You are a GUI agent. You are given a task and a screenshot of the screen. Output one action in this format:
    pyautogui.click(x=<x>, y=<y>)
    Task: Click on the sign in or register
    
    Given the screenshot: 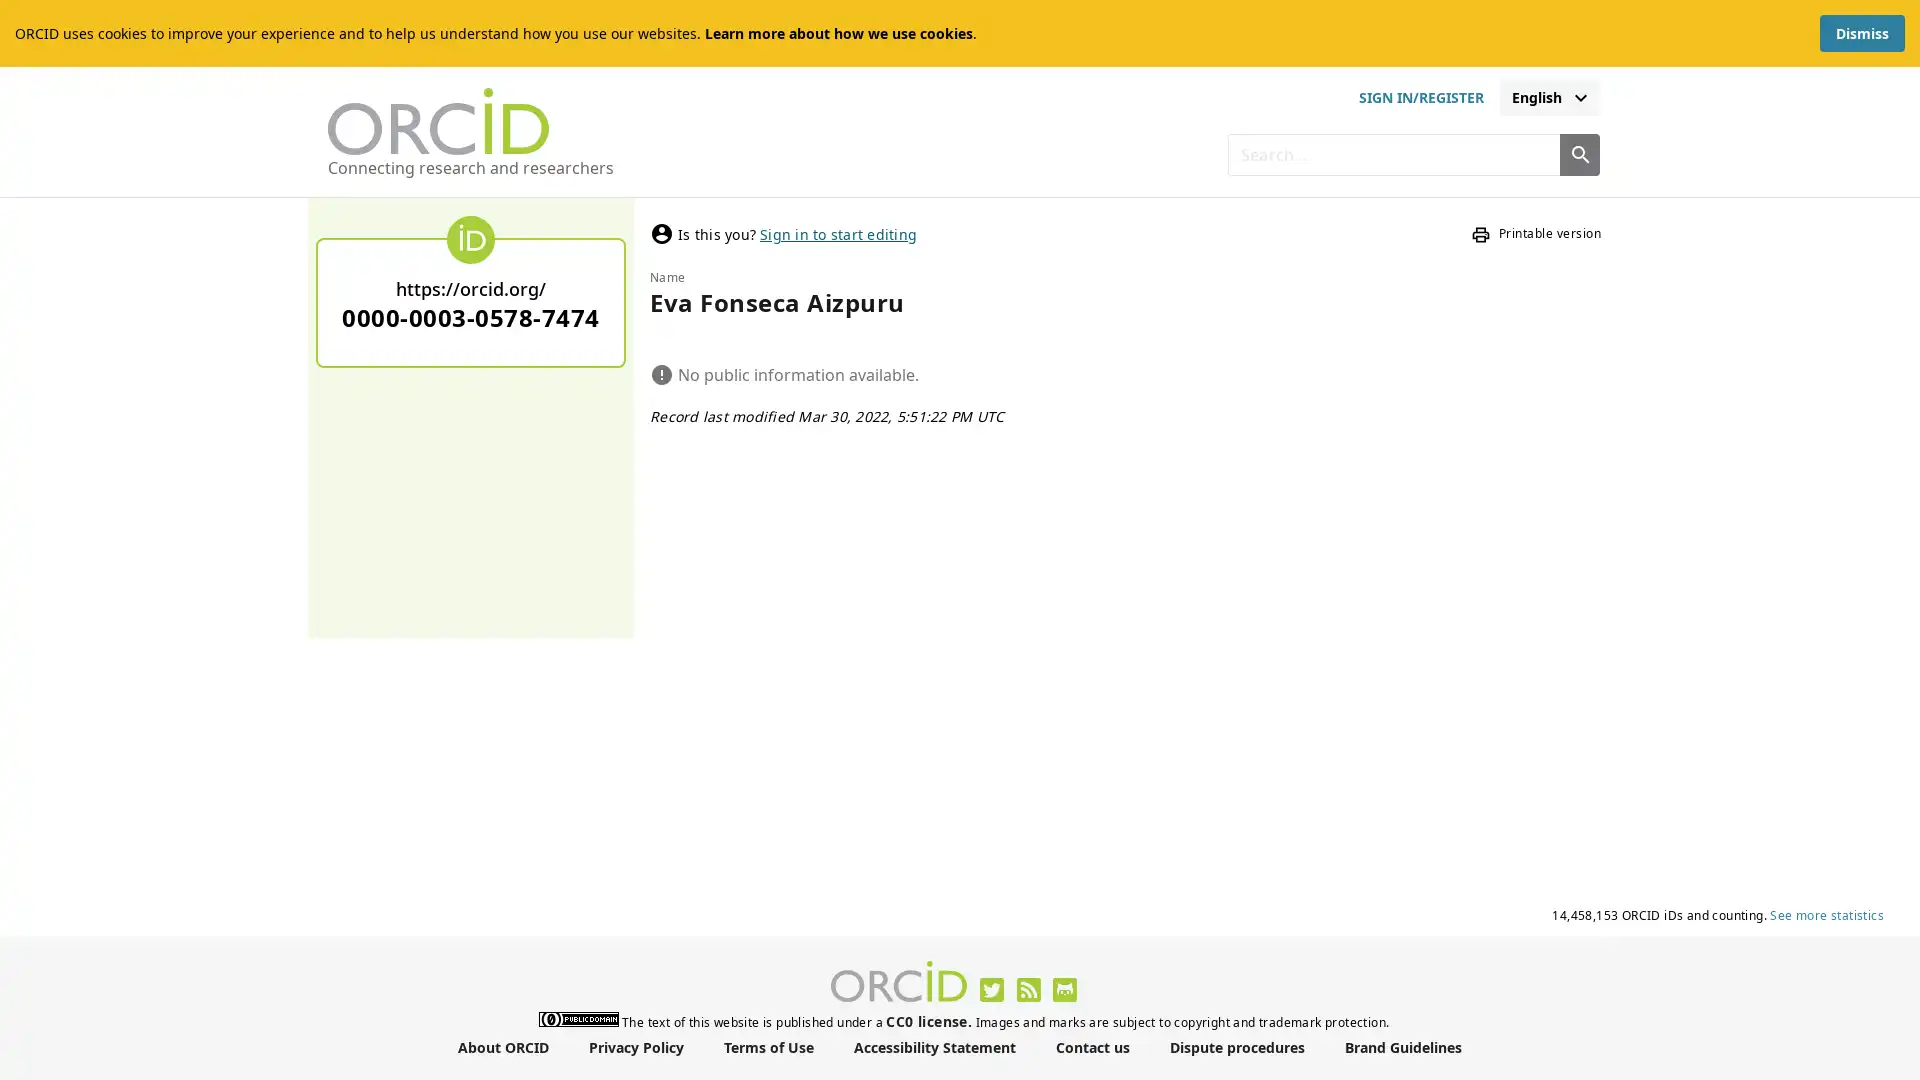 What is the action you would take?
    pyautogui.click(x=1419, y=97)
    